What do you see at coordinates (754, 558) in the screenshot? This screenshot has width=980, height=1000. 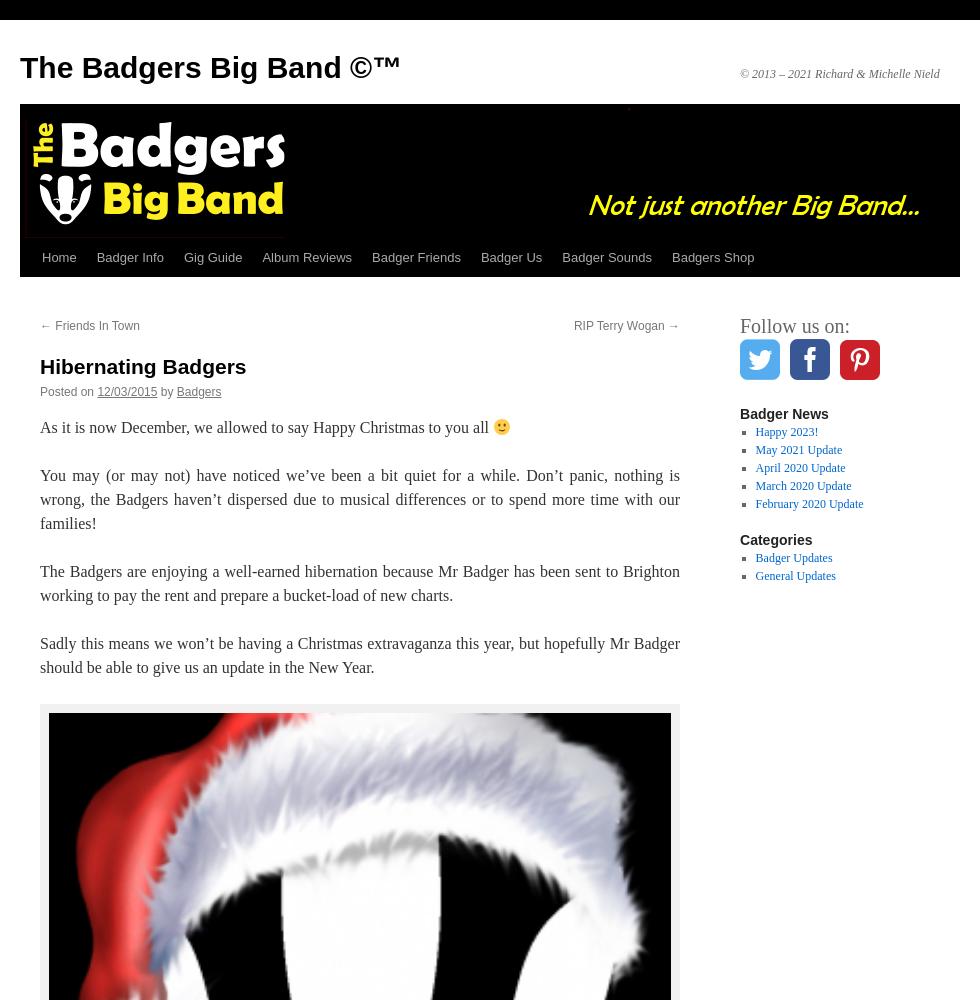 I see `'Badger Updates'` at bounding box center [754, 558].